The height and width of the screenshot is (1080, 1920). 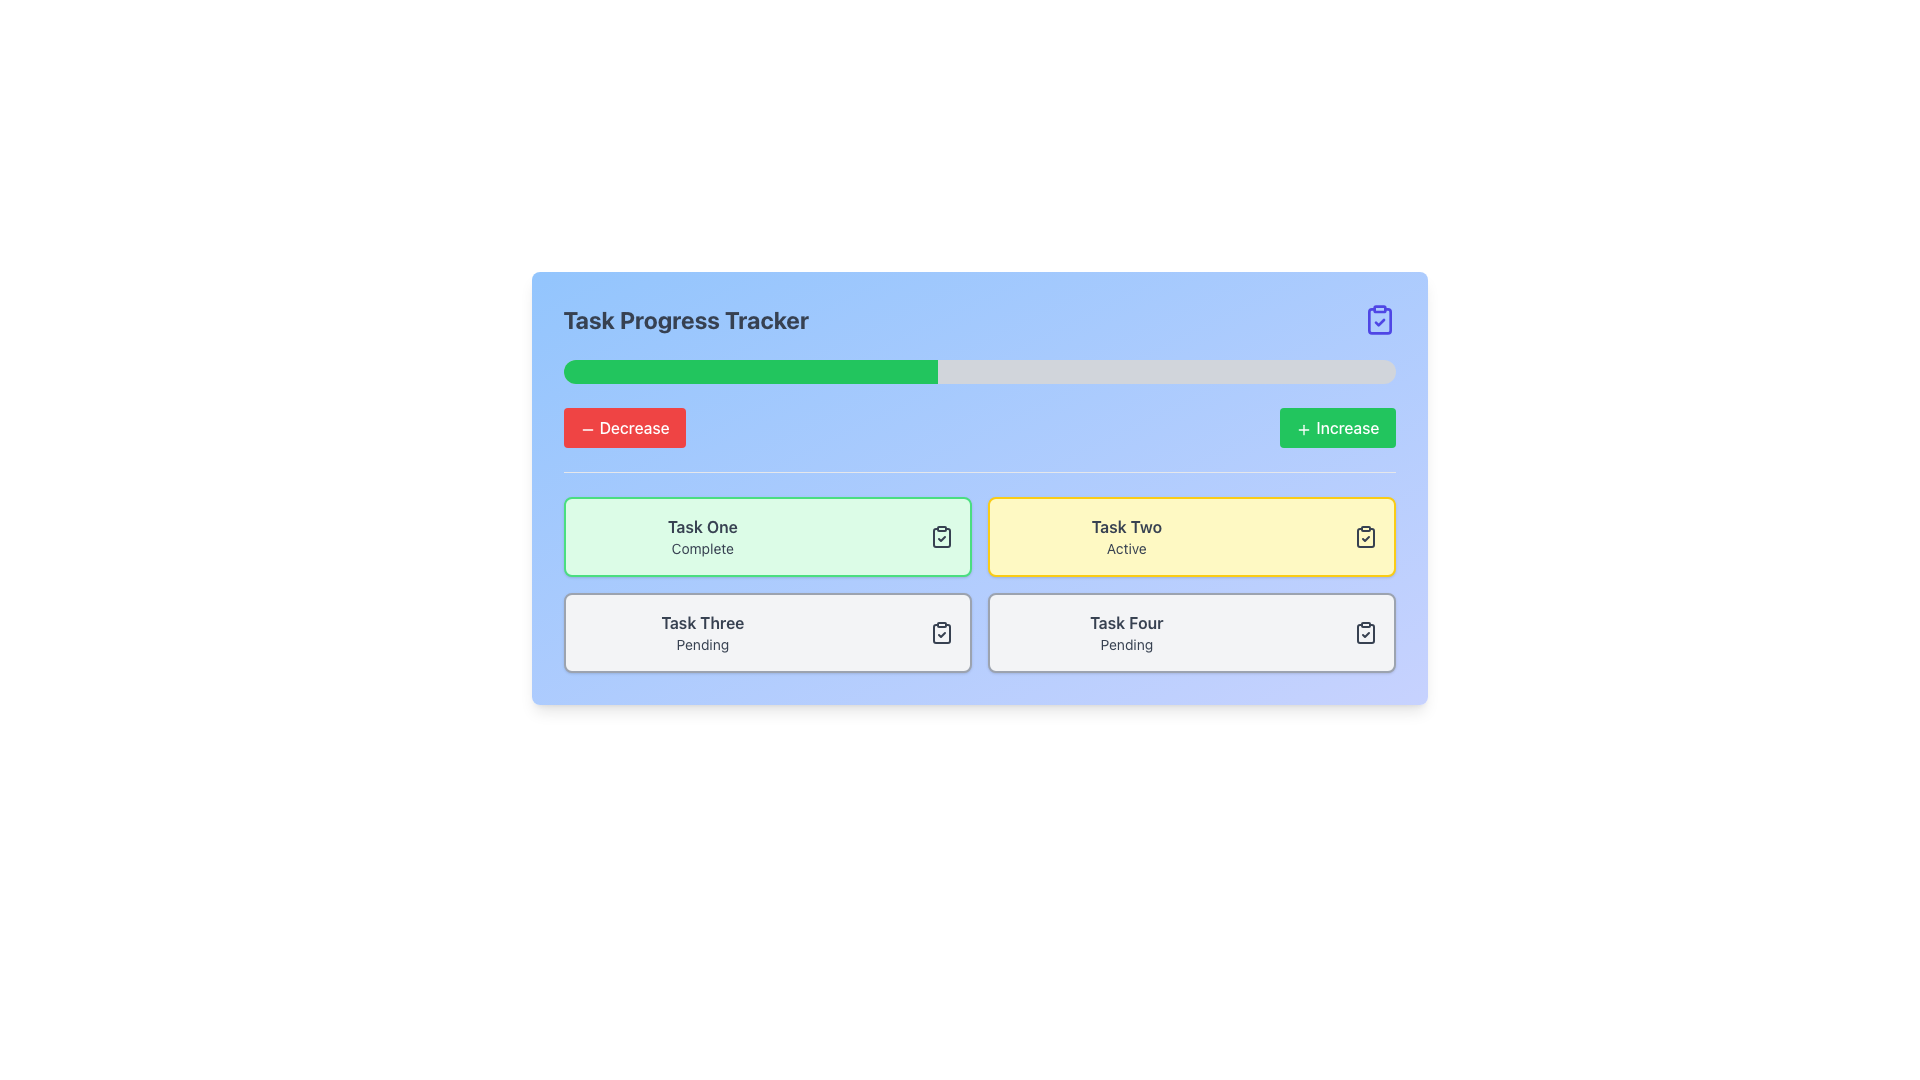 I want to click on the clipboard icon with a checkmark located on the right side of the yellow-highlighted box labeled 'Task Two', so click(x=1364, y=535).